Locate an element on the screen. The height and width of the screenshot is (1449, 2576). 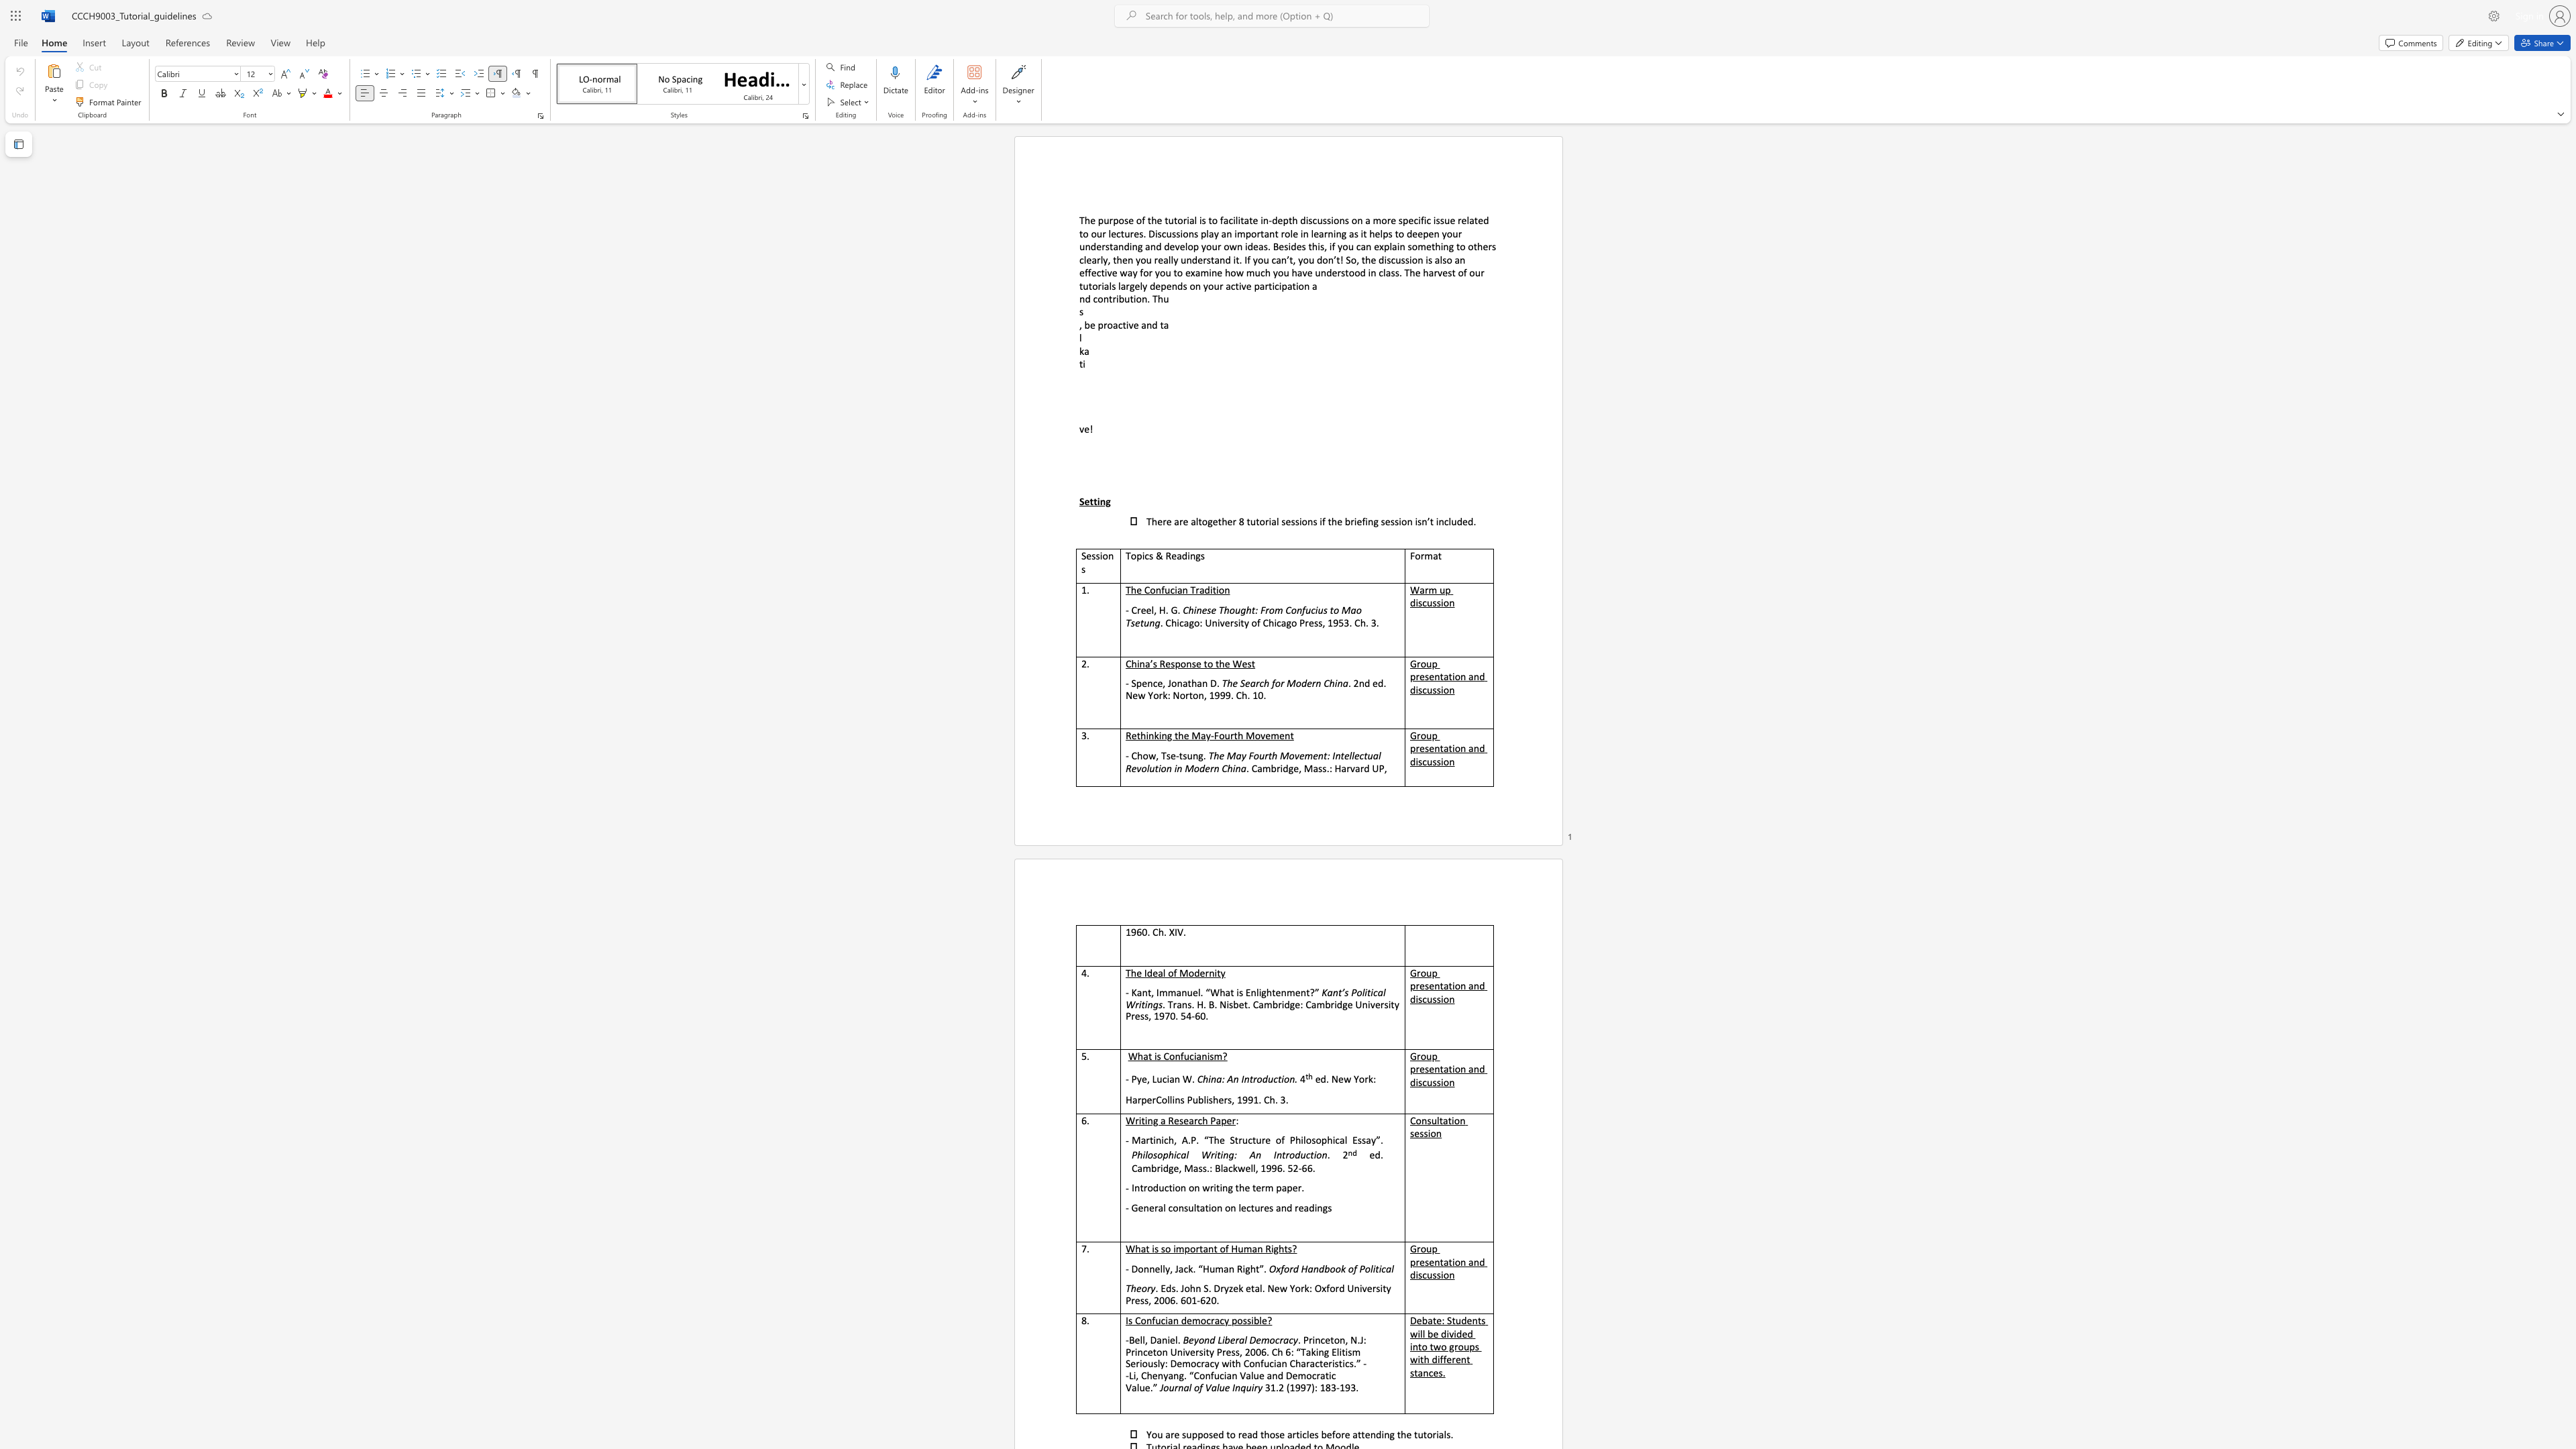
the subset text "and d" within the text "Group presentation and discussion" is located at coordinates (1468, 676).